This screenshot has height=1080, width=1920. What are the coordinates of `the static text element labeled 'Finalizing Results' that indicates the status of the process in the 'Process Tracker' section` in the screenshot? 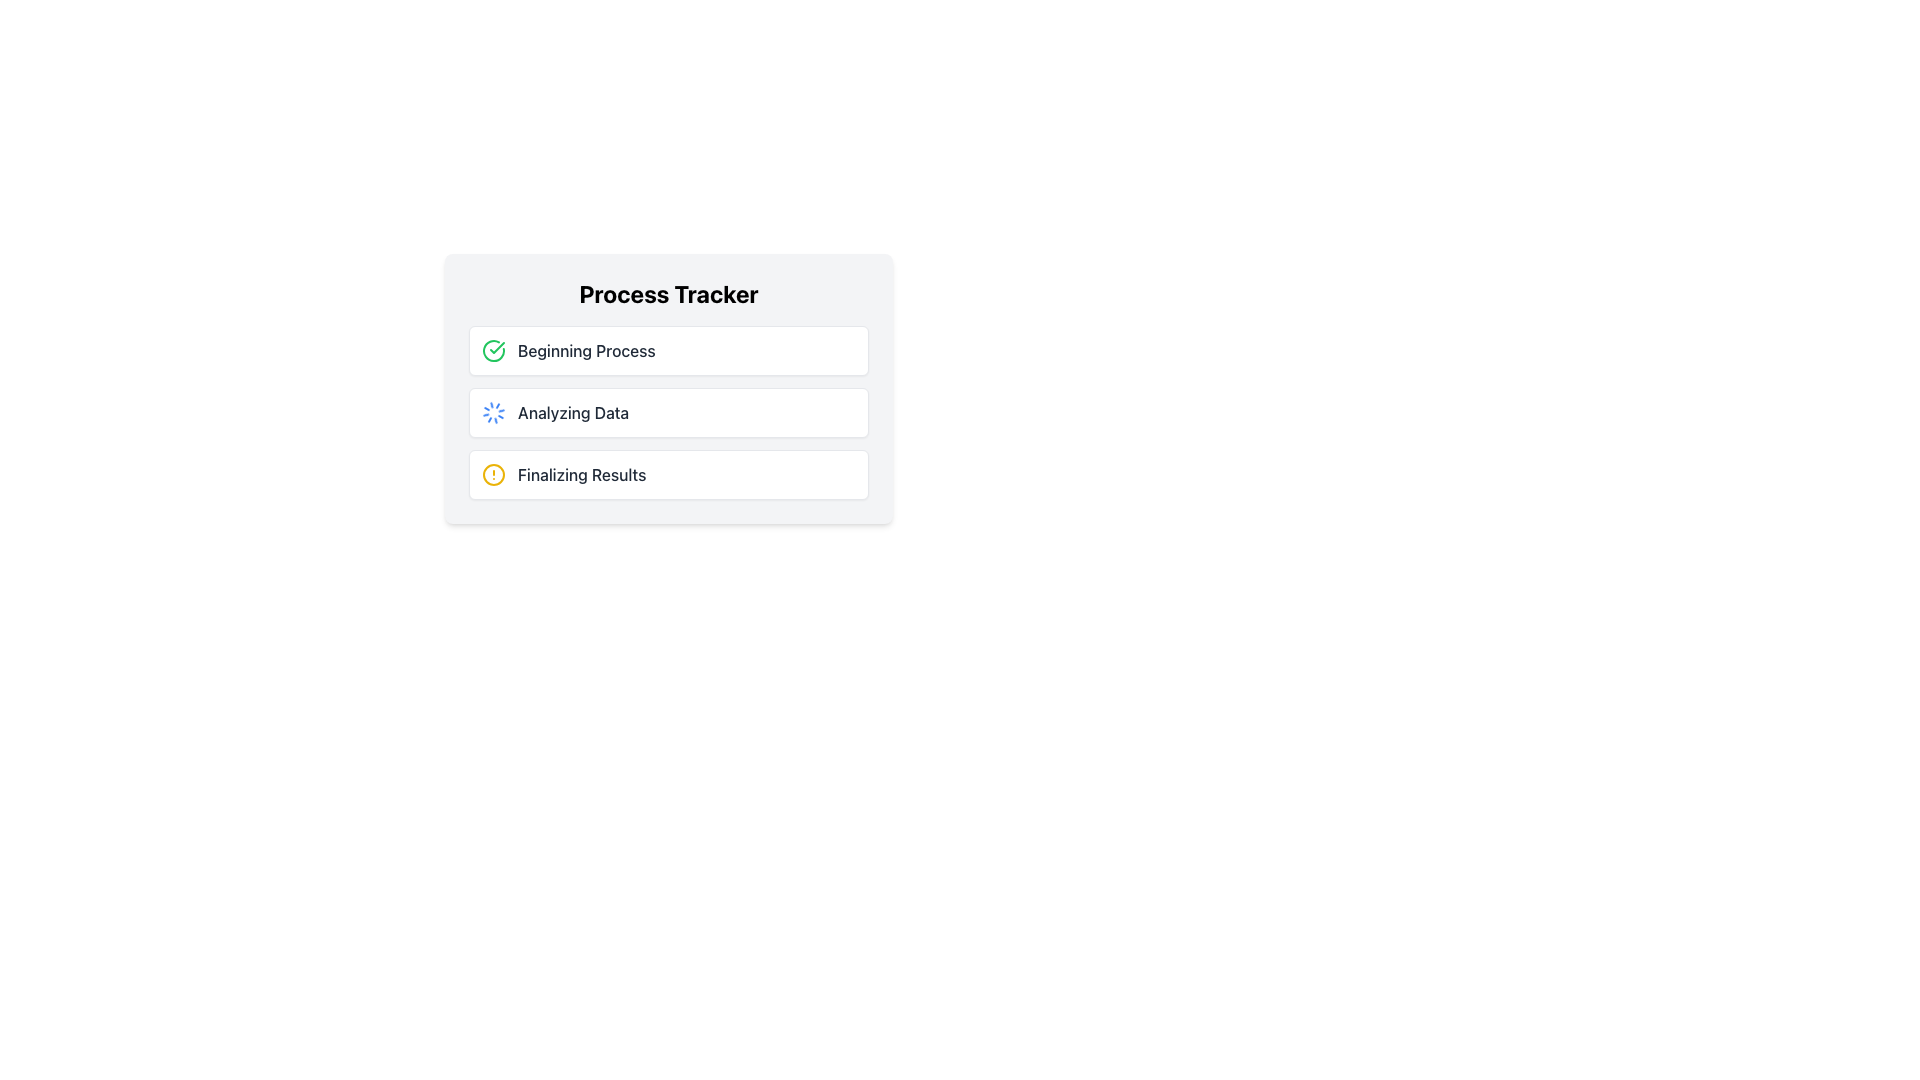 It's located at (581, 474).